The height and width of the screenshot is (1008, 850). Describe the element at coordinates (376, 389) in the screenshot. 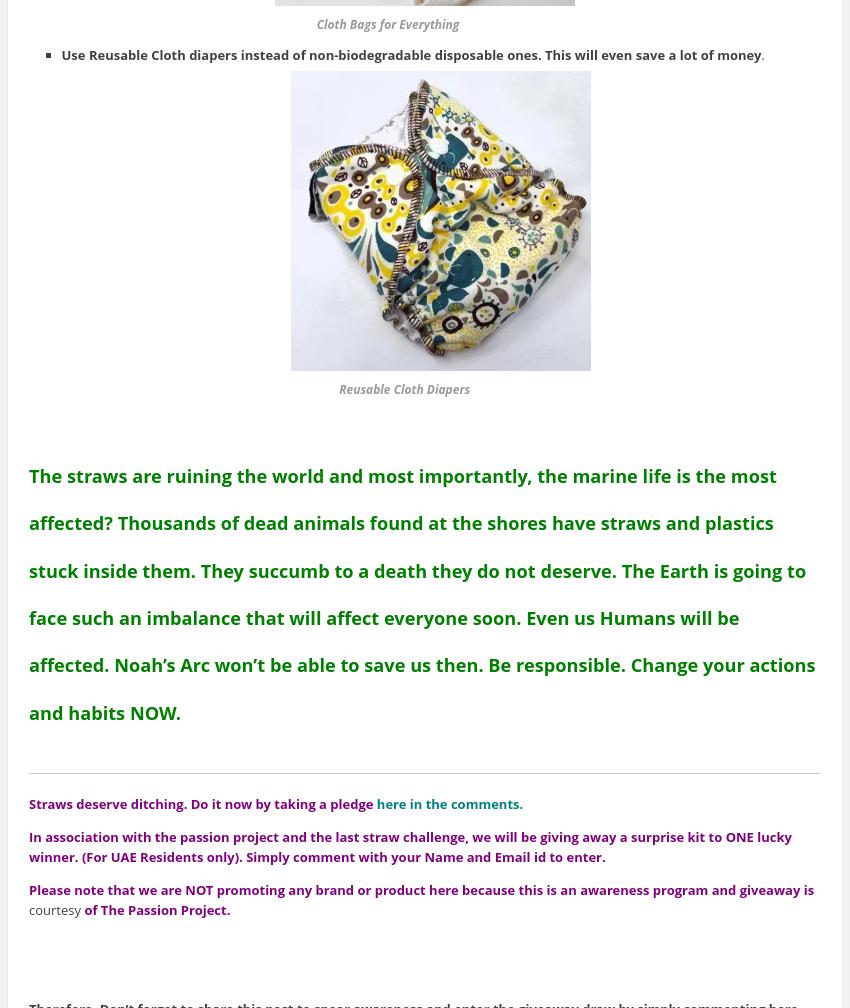

I see `'Reusable Cloth Diapers'` at that location.